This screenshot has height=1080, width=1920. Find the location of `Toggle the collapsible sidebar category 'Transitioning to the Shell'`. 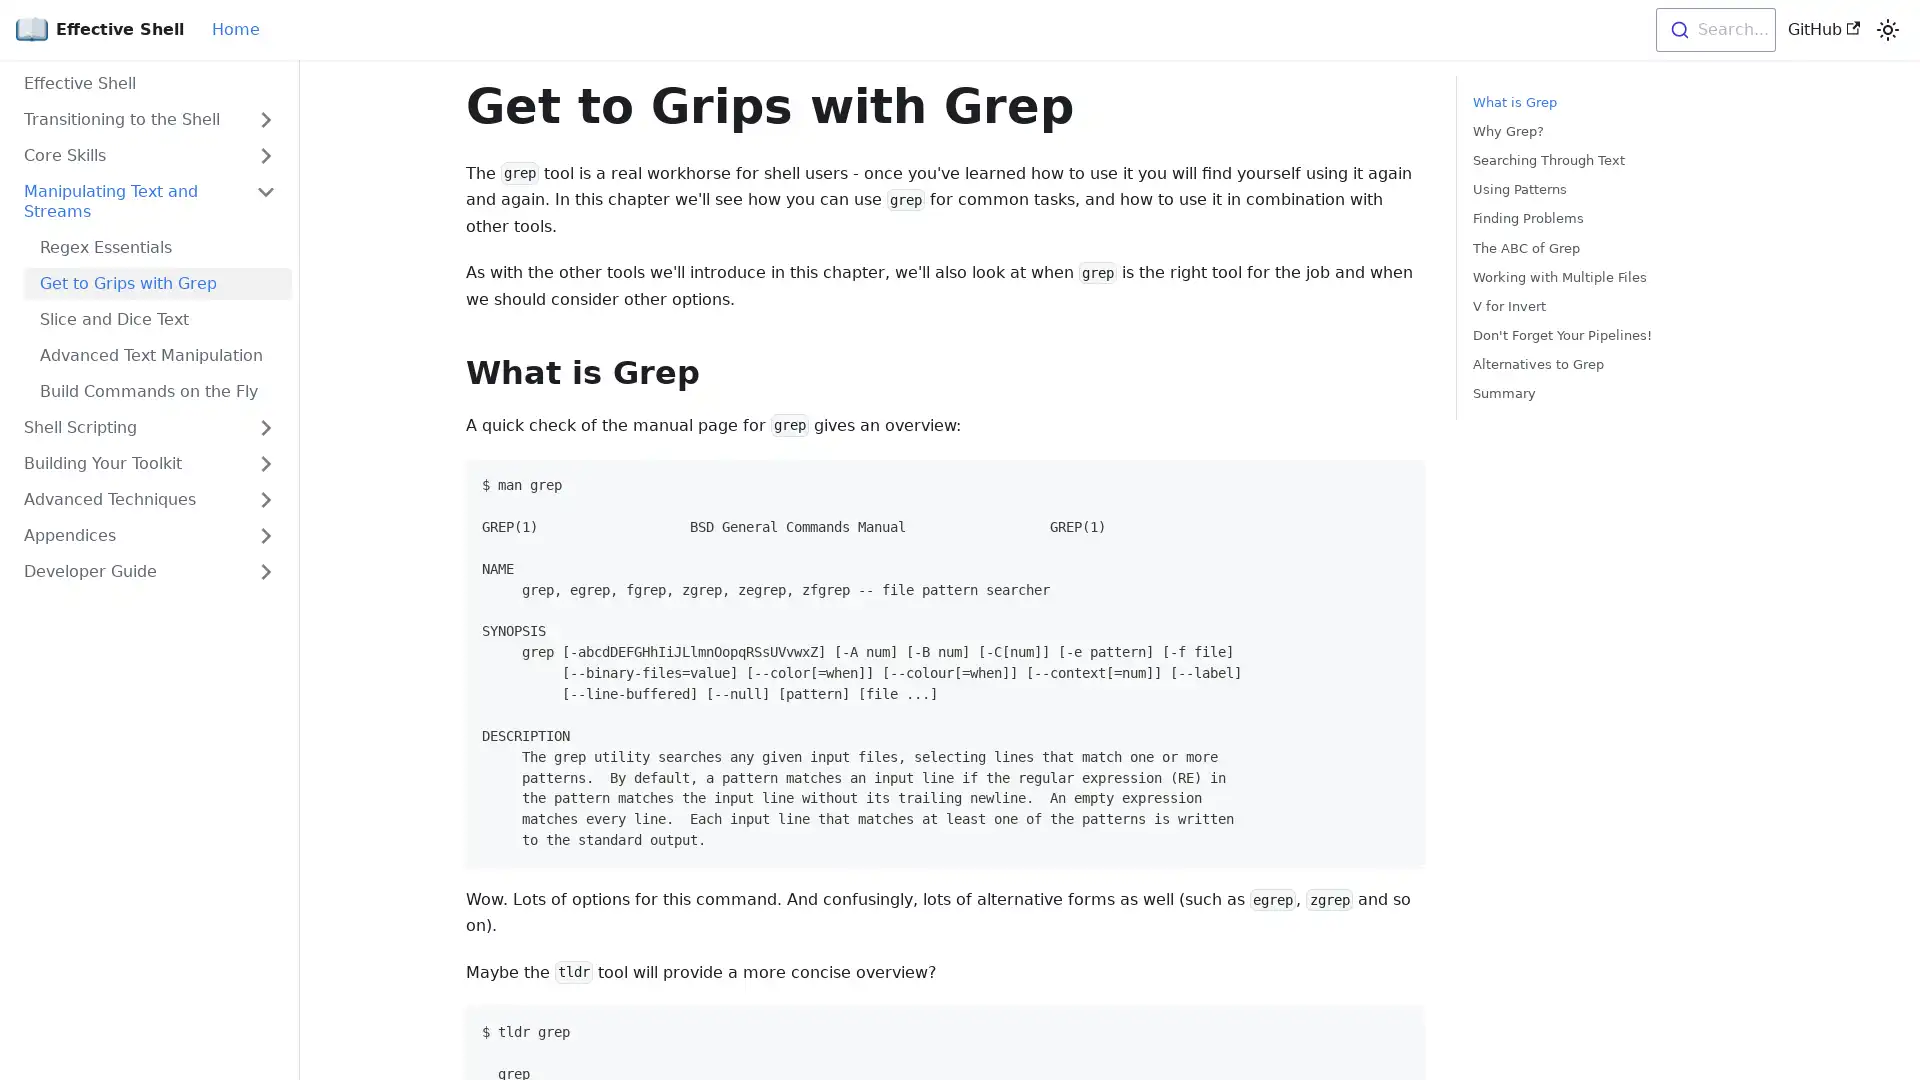

Toggle the collapsible sidebar category 'Transitioning to the Shell' is located at coordinates (264, 119).